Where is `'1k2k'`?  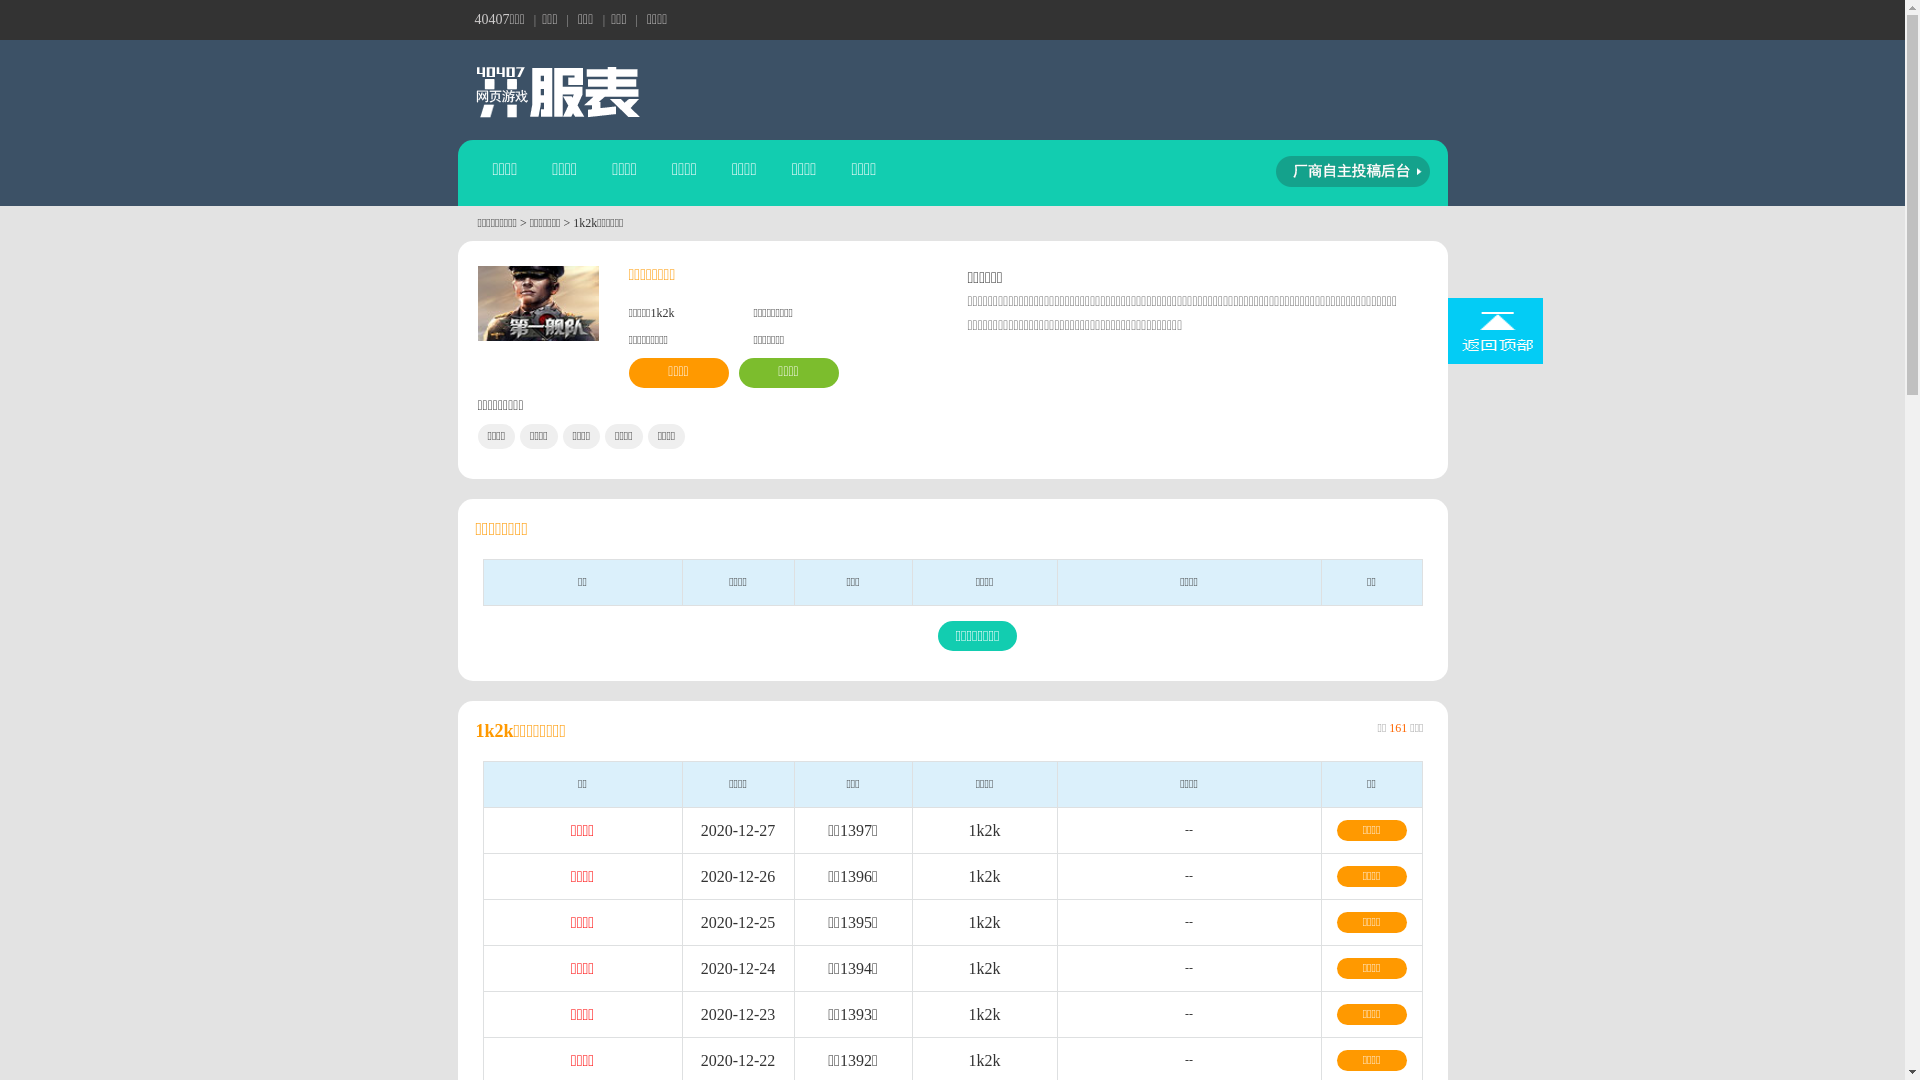
'1k2k' is located at coordinates (968, 1014).